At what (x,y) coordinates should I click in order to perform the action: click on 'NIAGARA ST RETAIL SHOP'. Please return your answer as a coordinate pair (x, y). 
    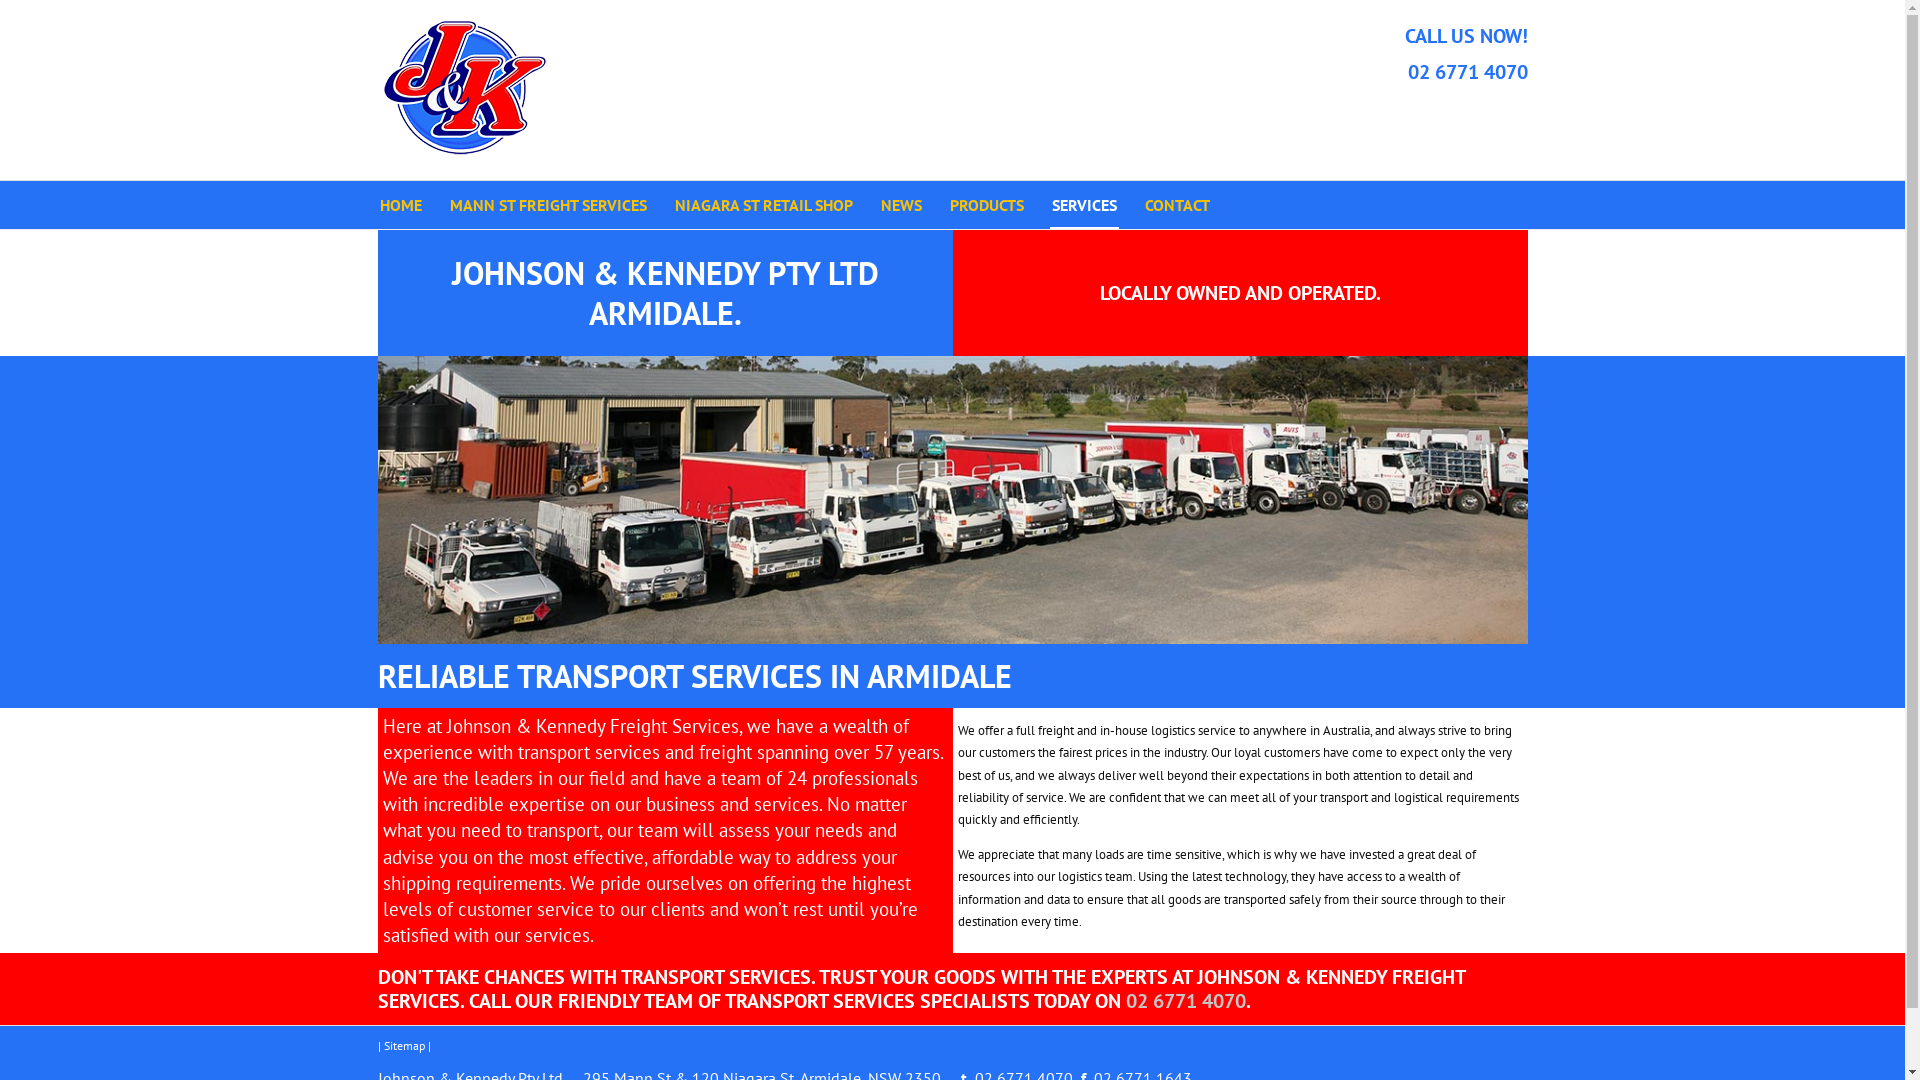
    Looking at the image, I should click on (762, 204).